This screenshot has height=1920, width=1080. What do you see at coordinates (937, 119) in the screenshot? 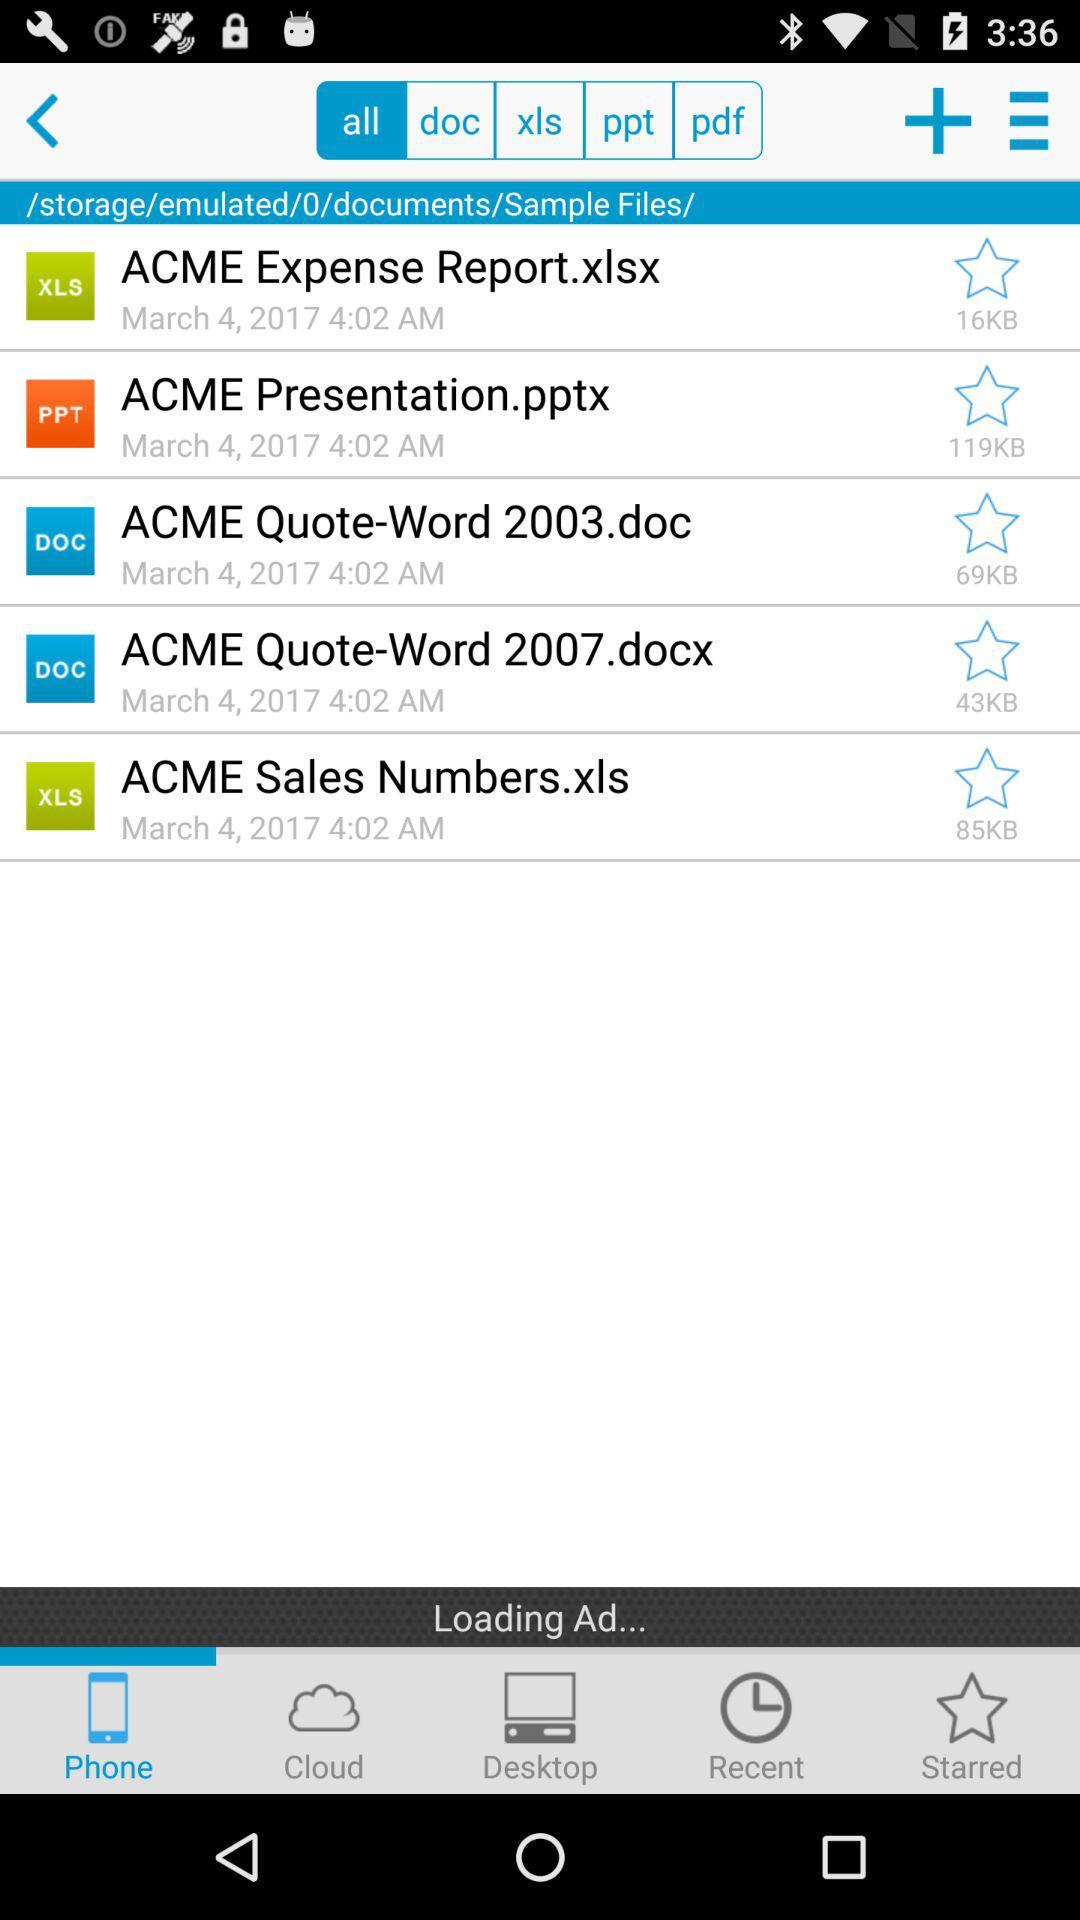
I see `a new file` at bounding box center [937, 119].